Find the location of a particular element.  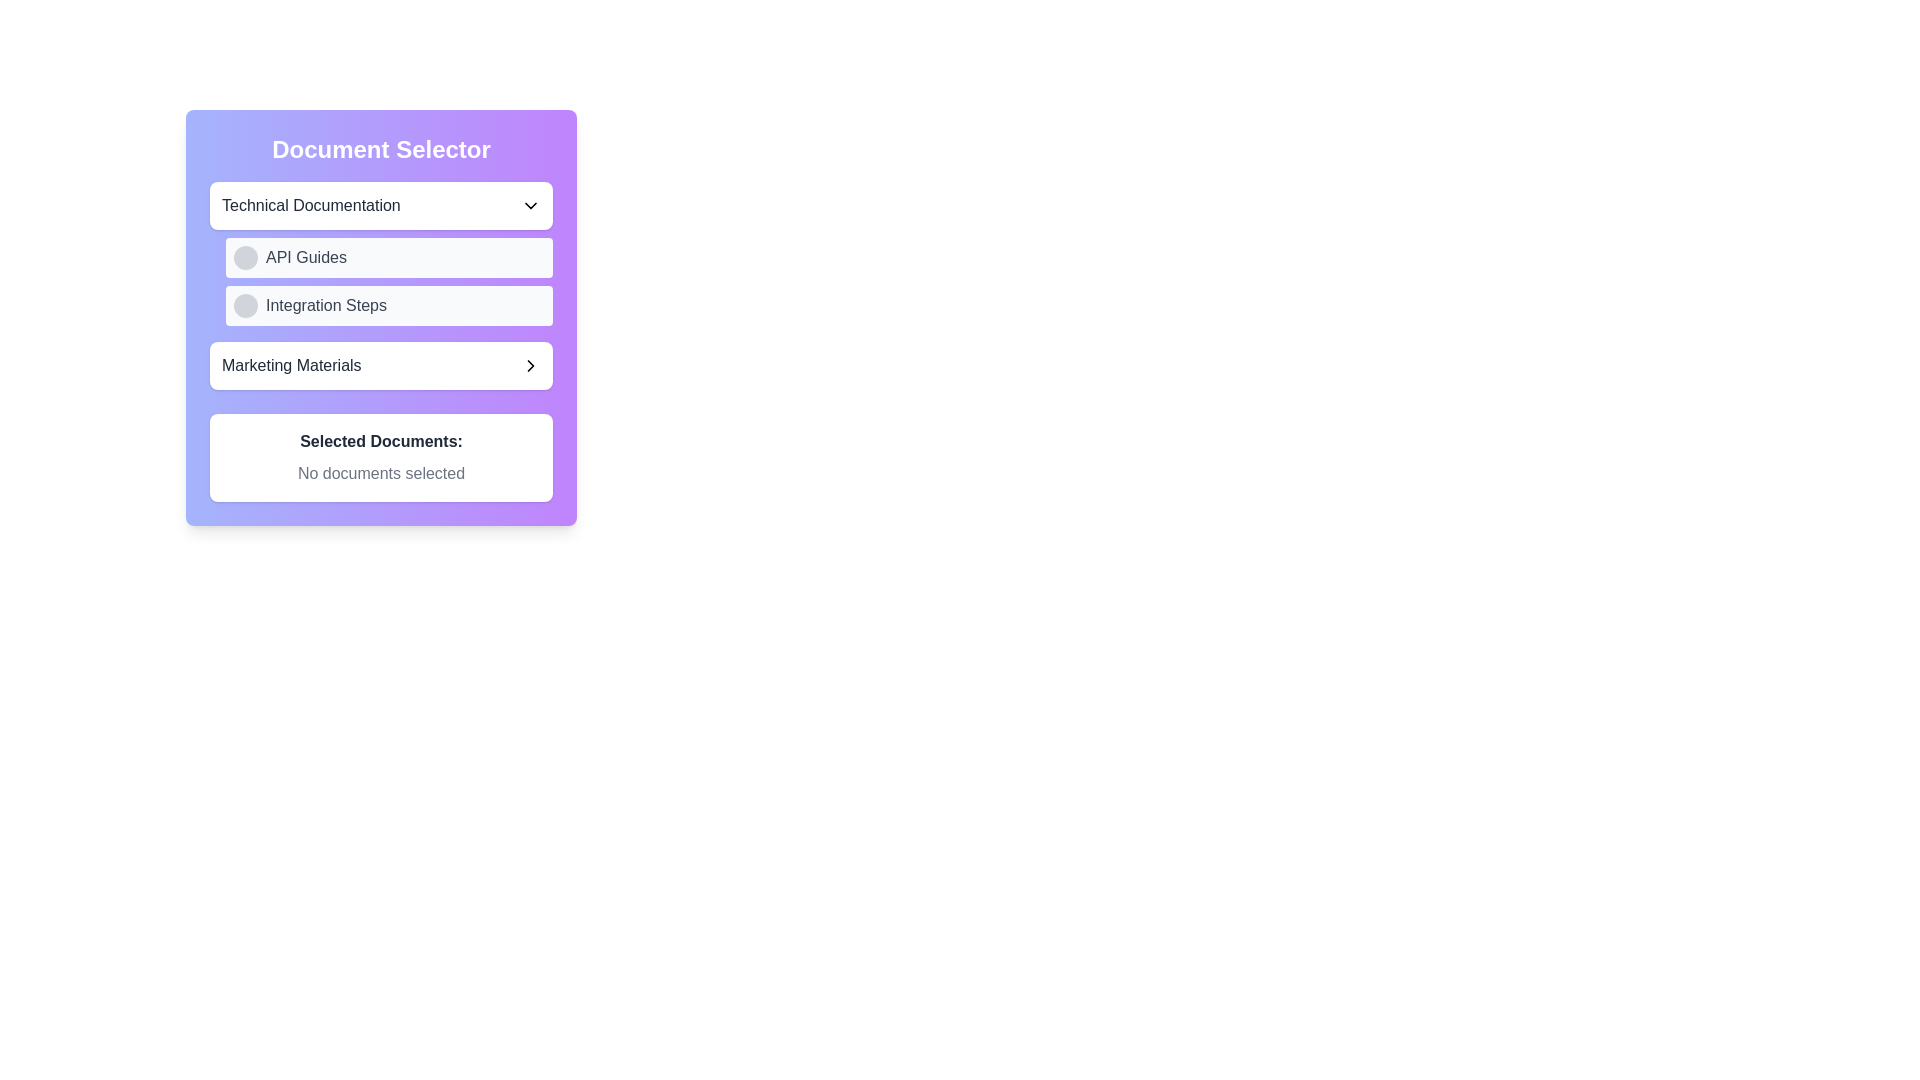

text content of the 'API Guides' label located in the second row of the 'Document Selector' panel under 'Technical Documentation', which is accompanied by a circular bullet icon is located at coordinates (305, 257).